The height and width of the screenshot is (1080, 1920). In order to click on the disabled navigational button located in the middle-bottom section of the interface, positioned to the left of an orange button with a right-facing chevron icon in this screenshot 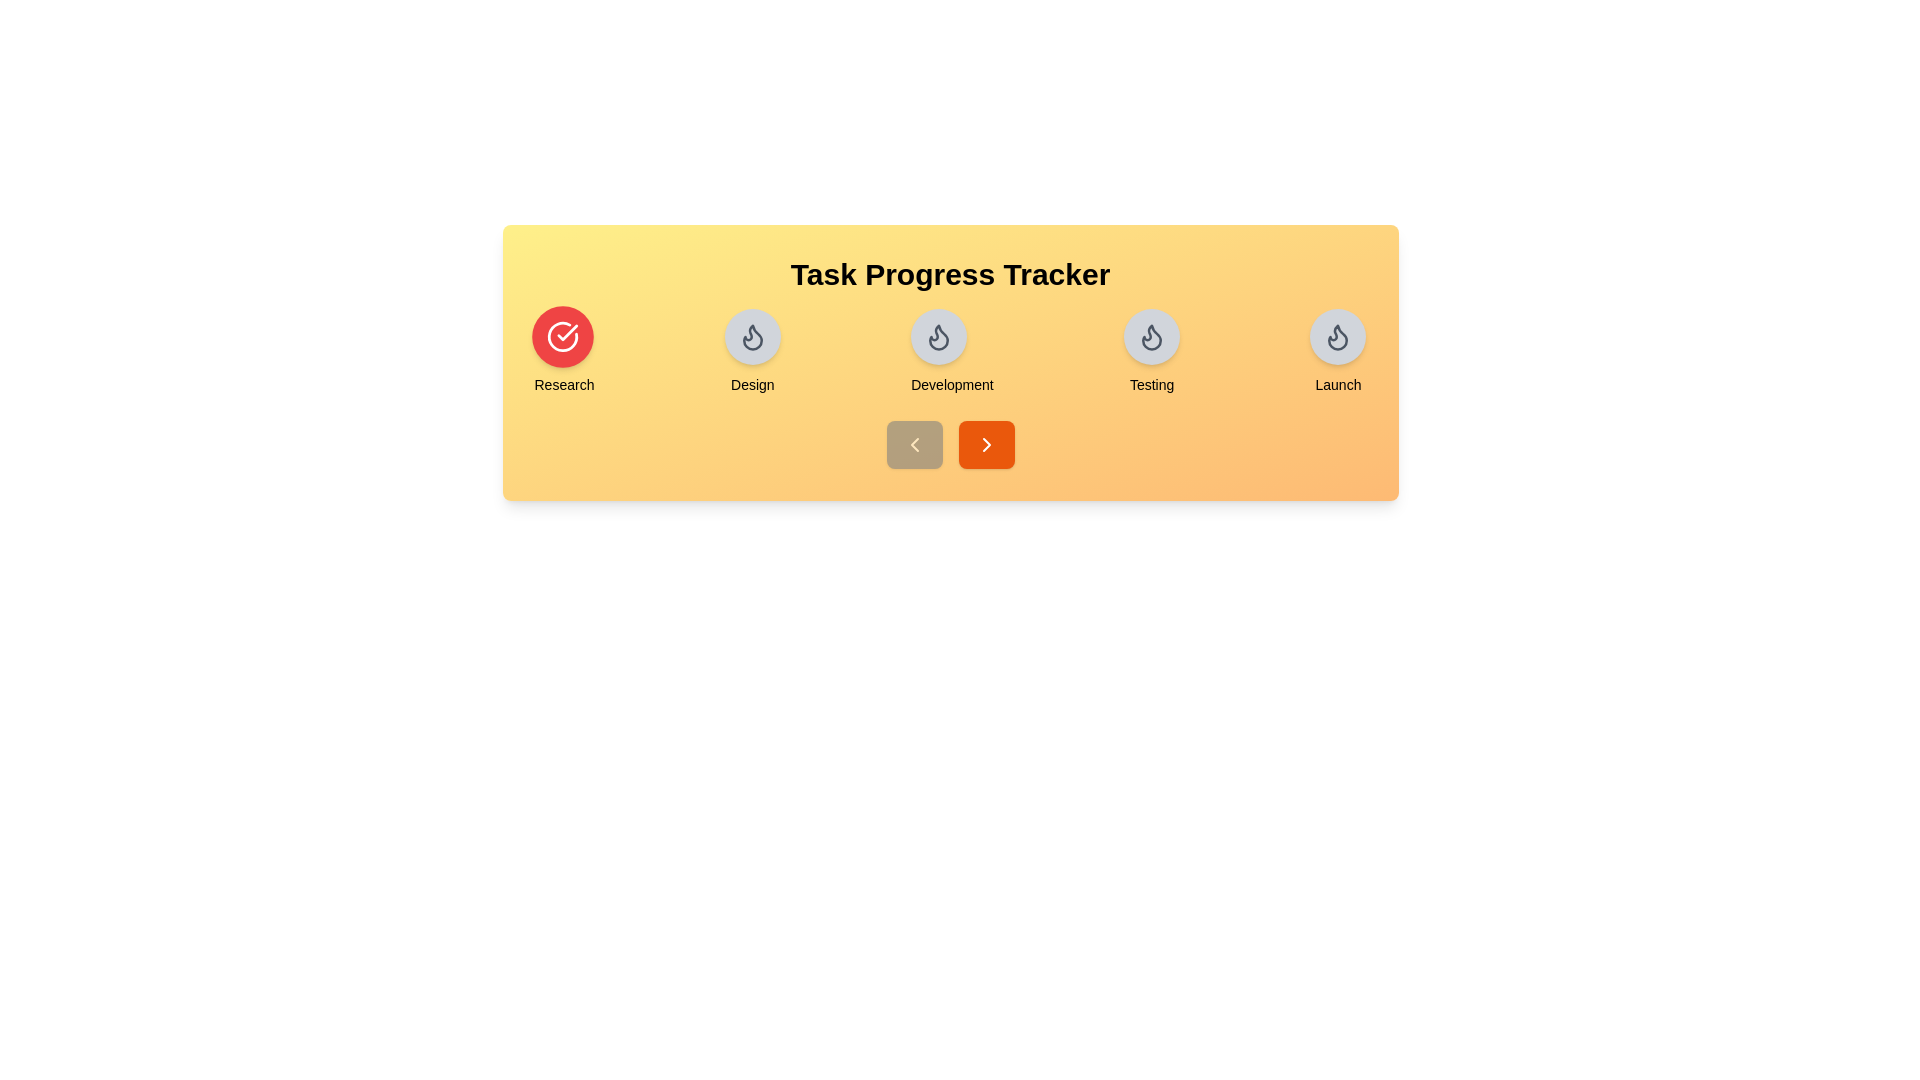, I will do `click(913, 443)`.